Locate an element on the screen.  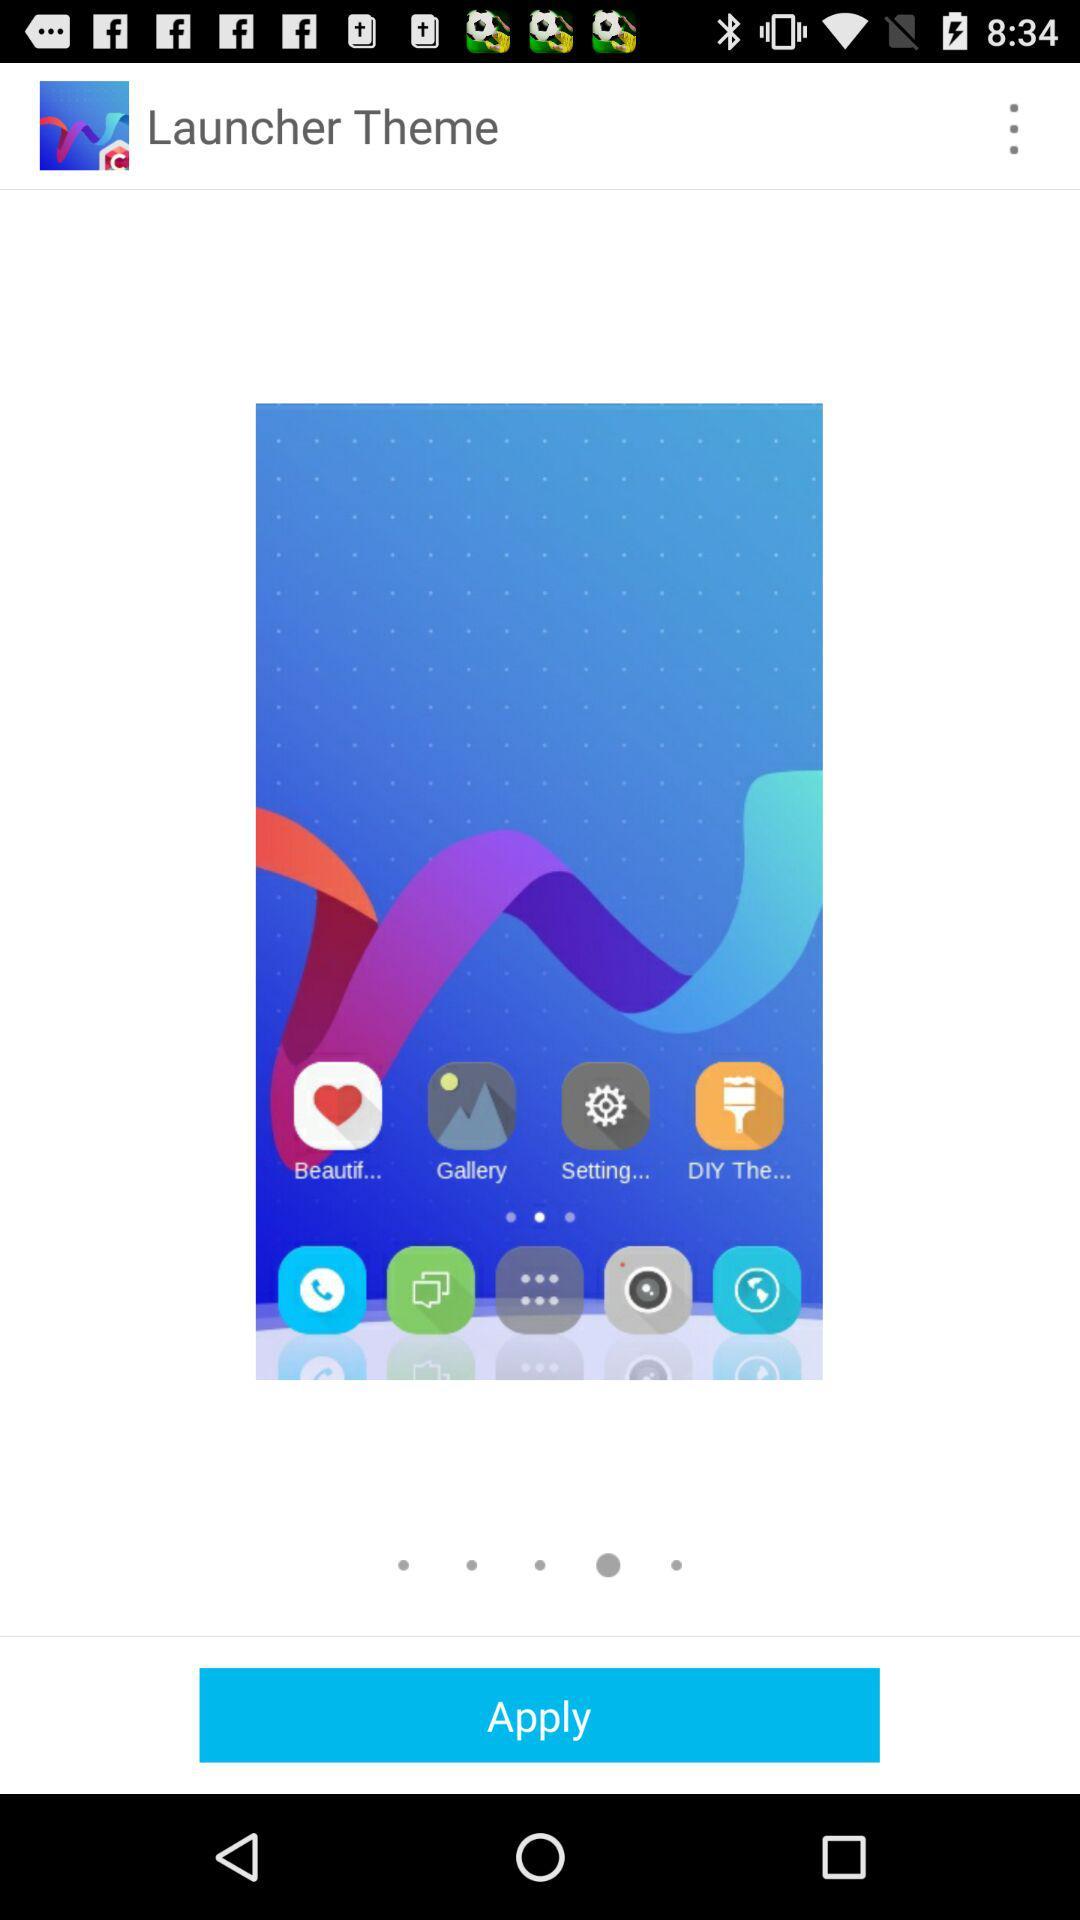
open settings is located at coordinates (1014, 128).